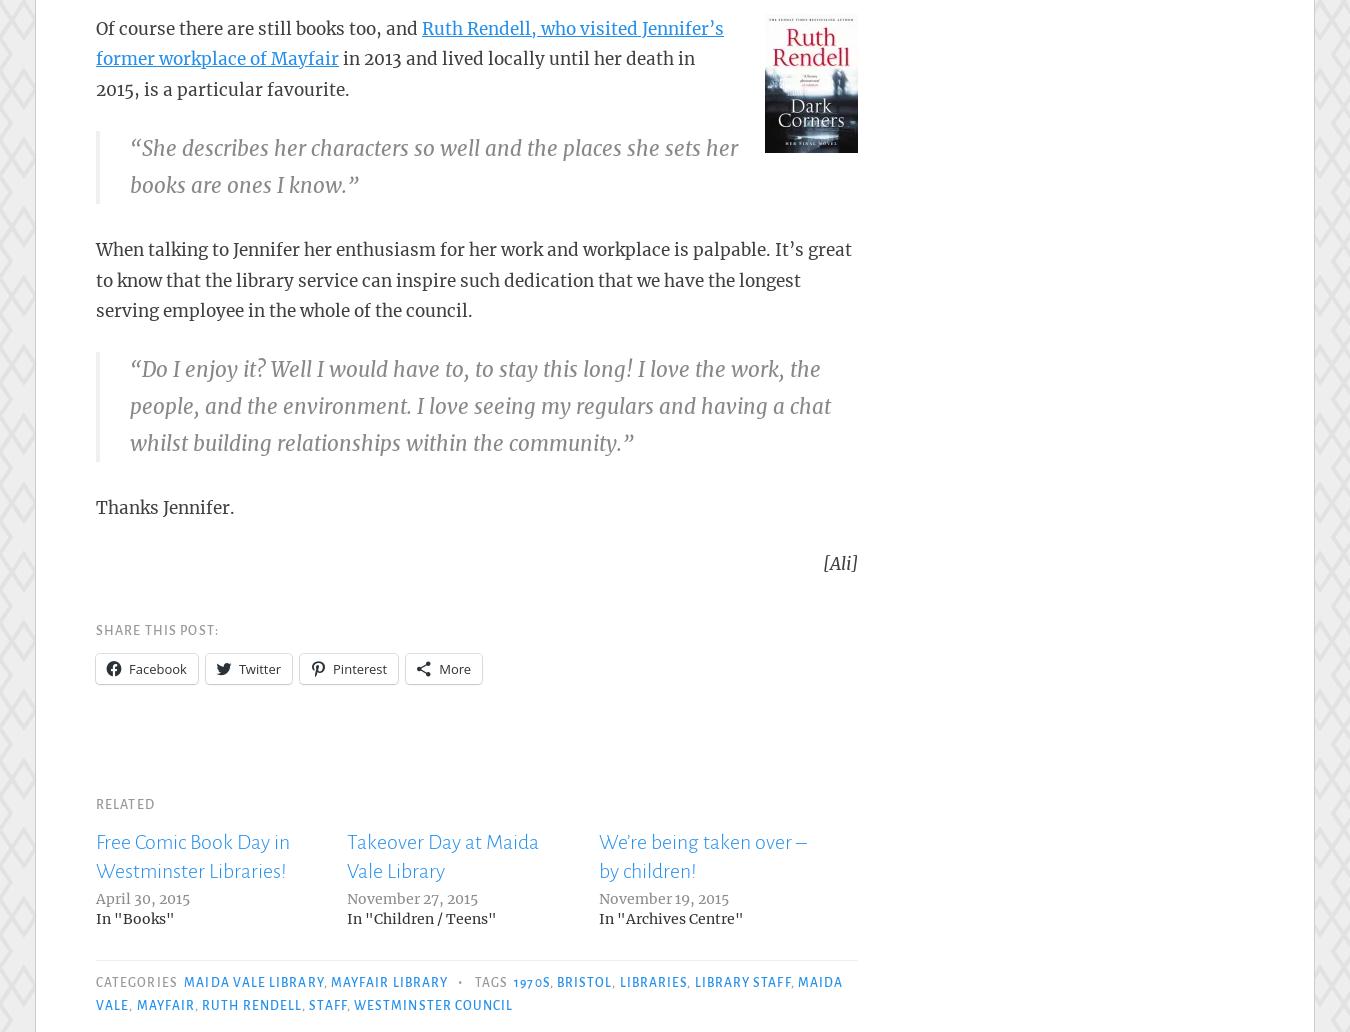  What do you see at coordinates (165, 1003) in the screenshot?
I see `'Mayfair'` at bounding box center [165, 1003].